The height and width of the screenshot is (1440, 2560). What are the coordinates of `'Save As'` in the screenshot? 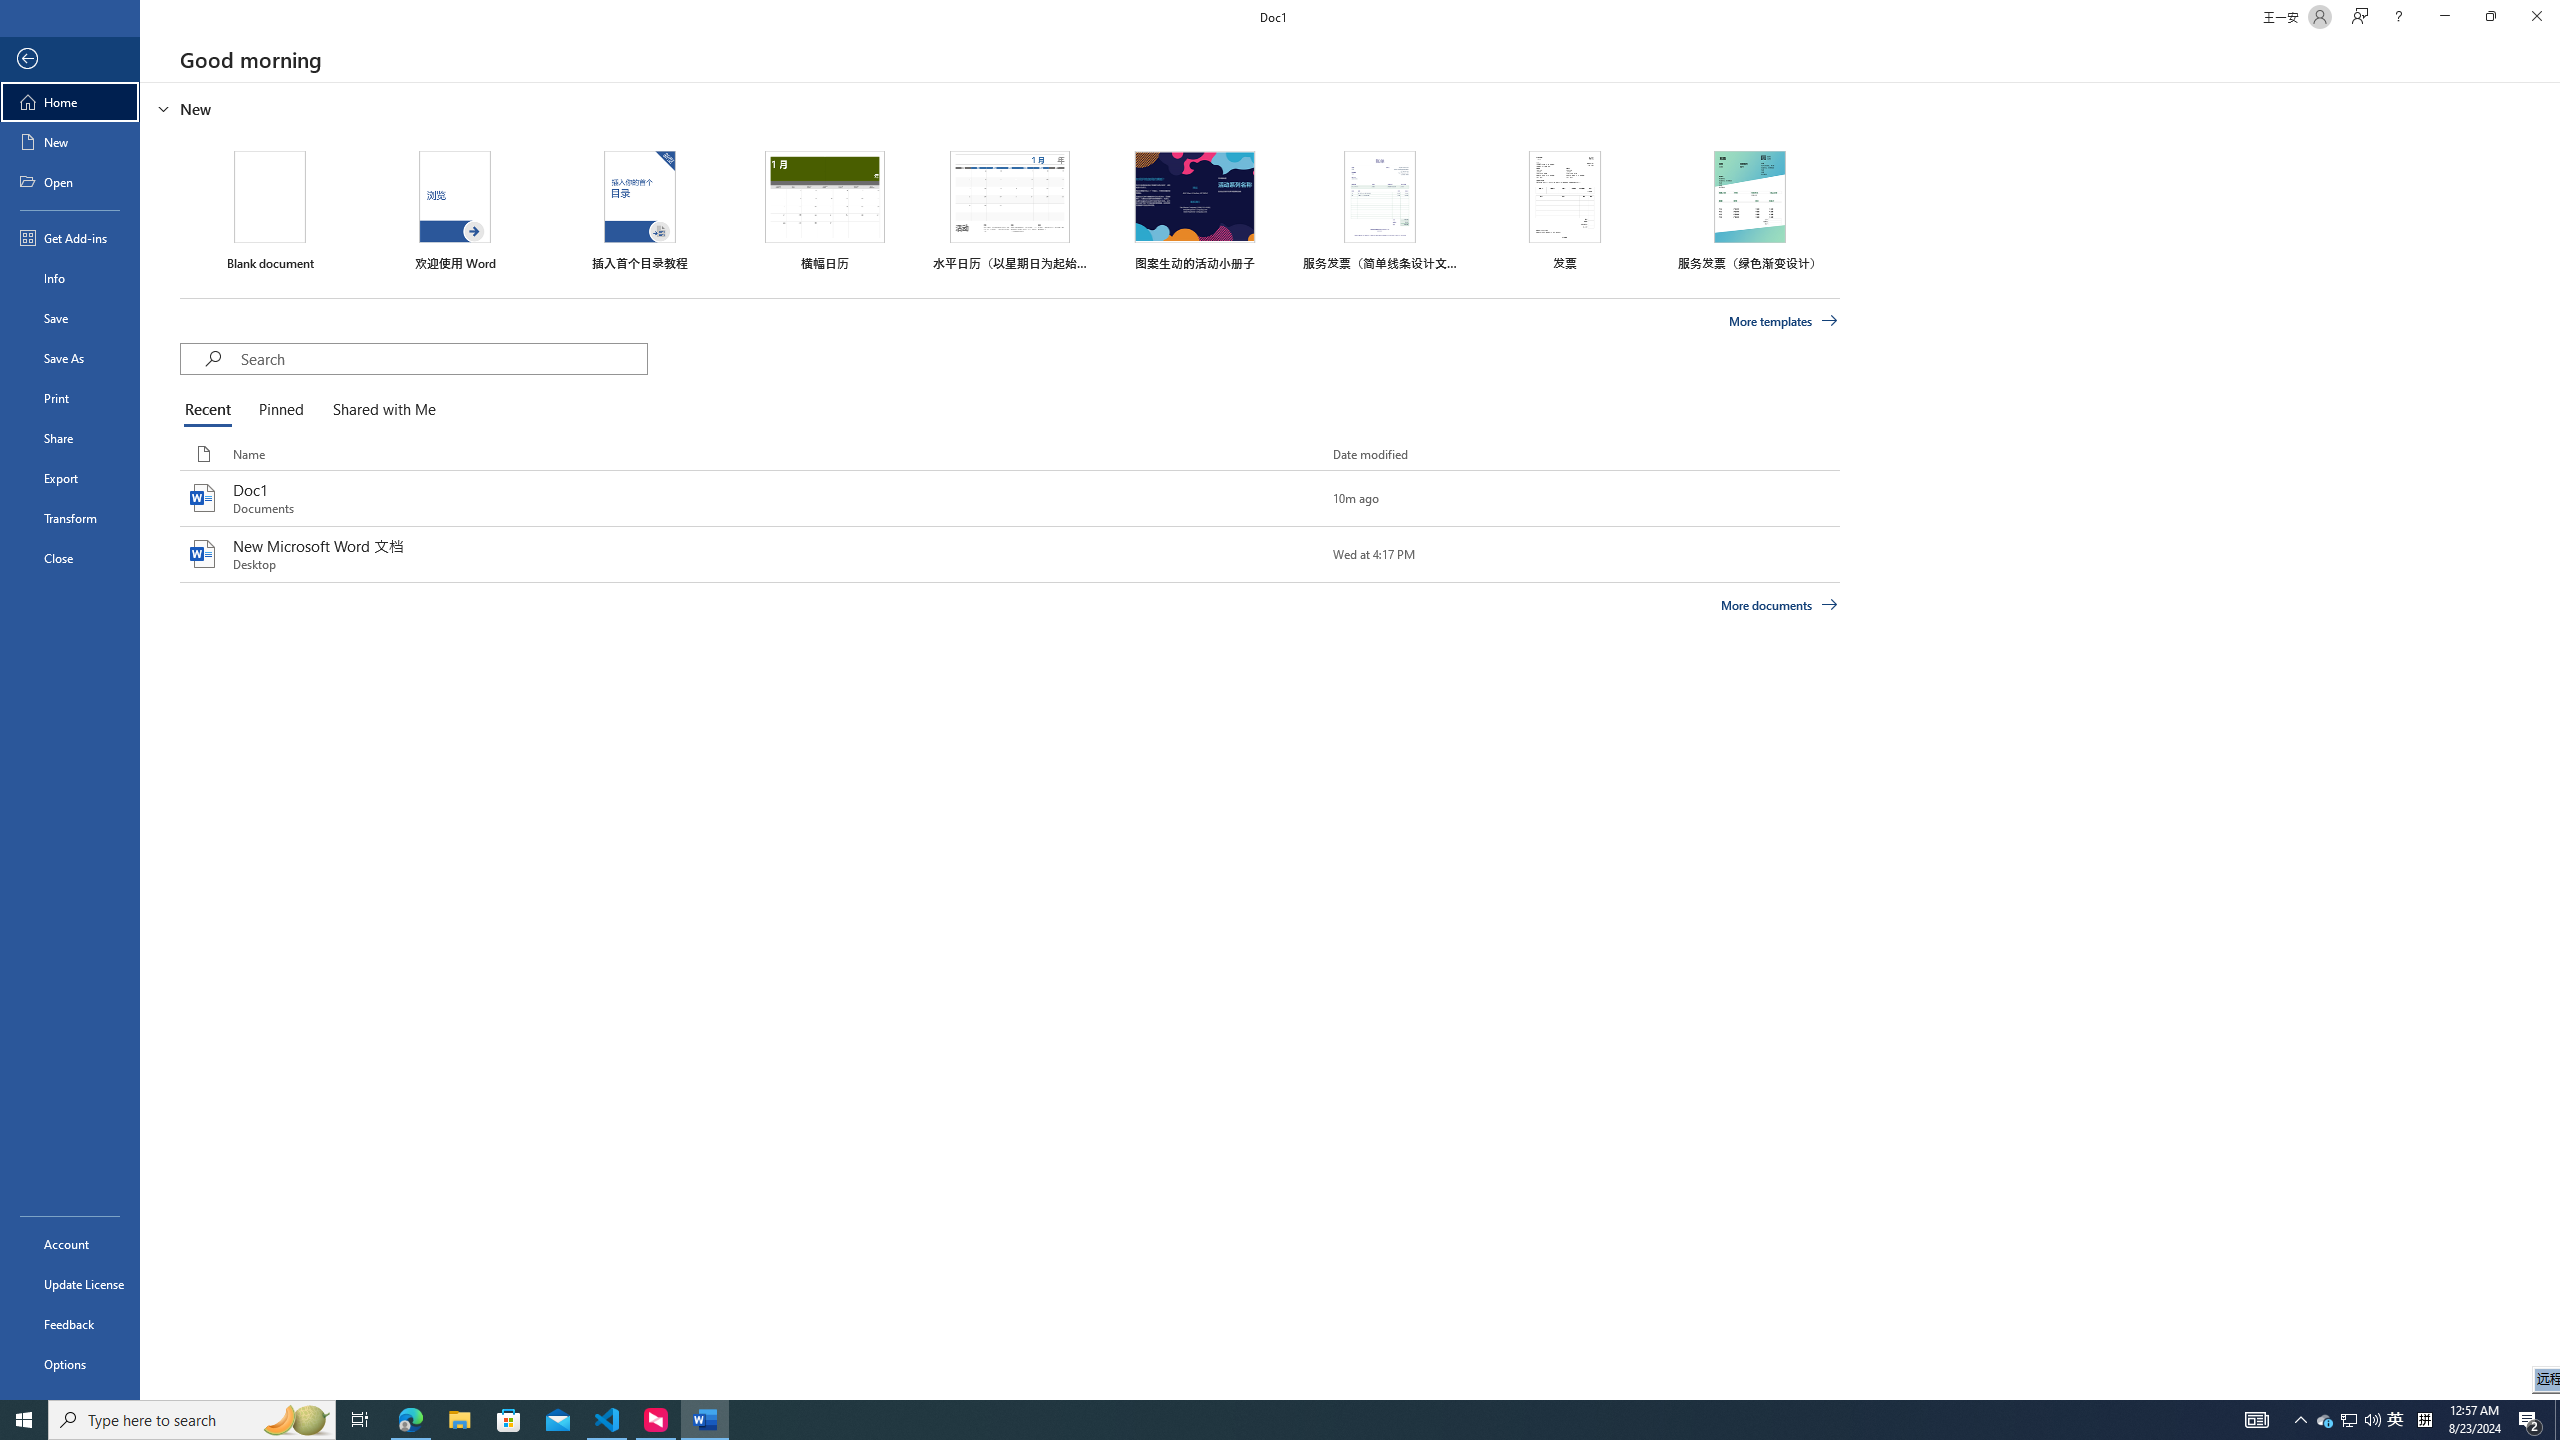 It's located at (69, 356).